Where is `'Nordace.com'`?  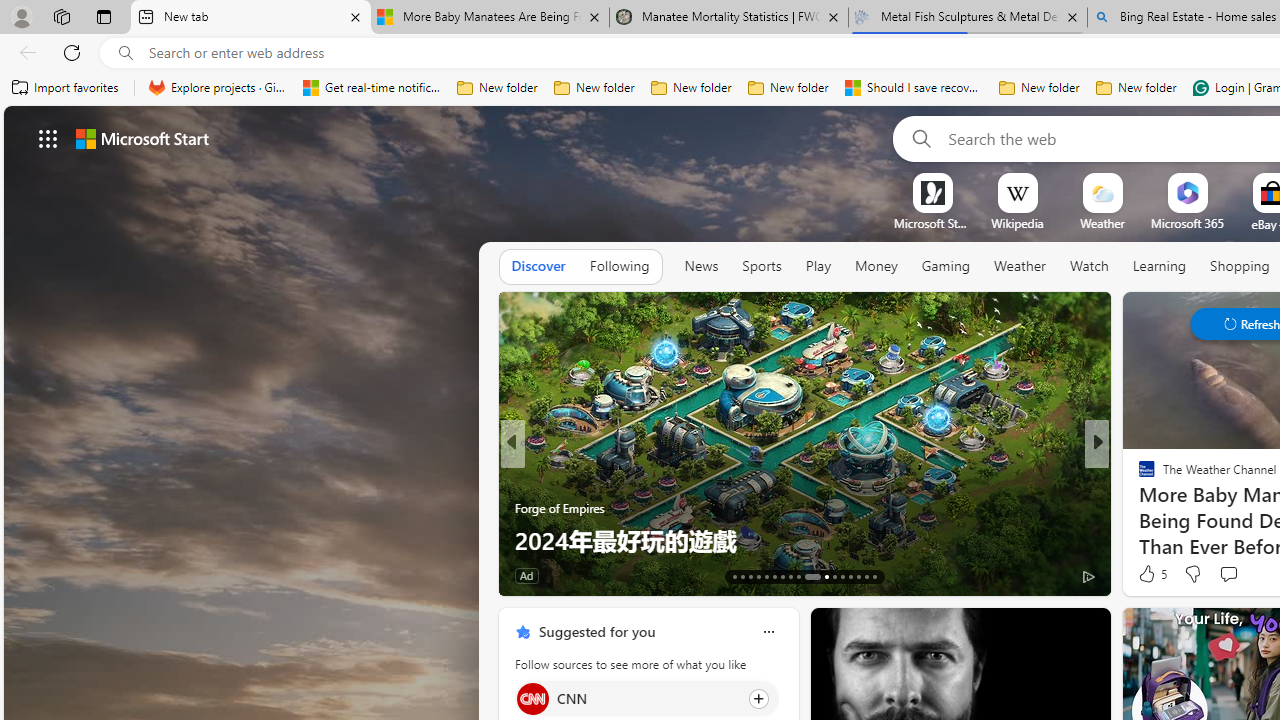 'Nordace.com' is located at coordinates (1166, 506).